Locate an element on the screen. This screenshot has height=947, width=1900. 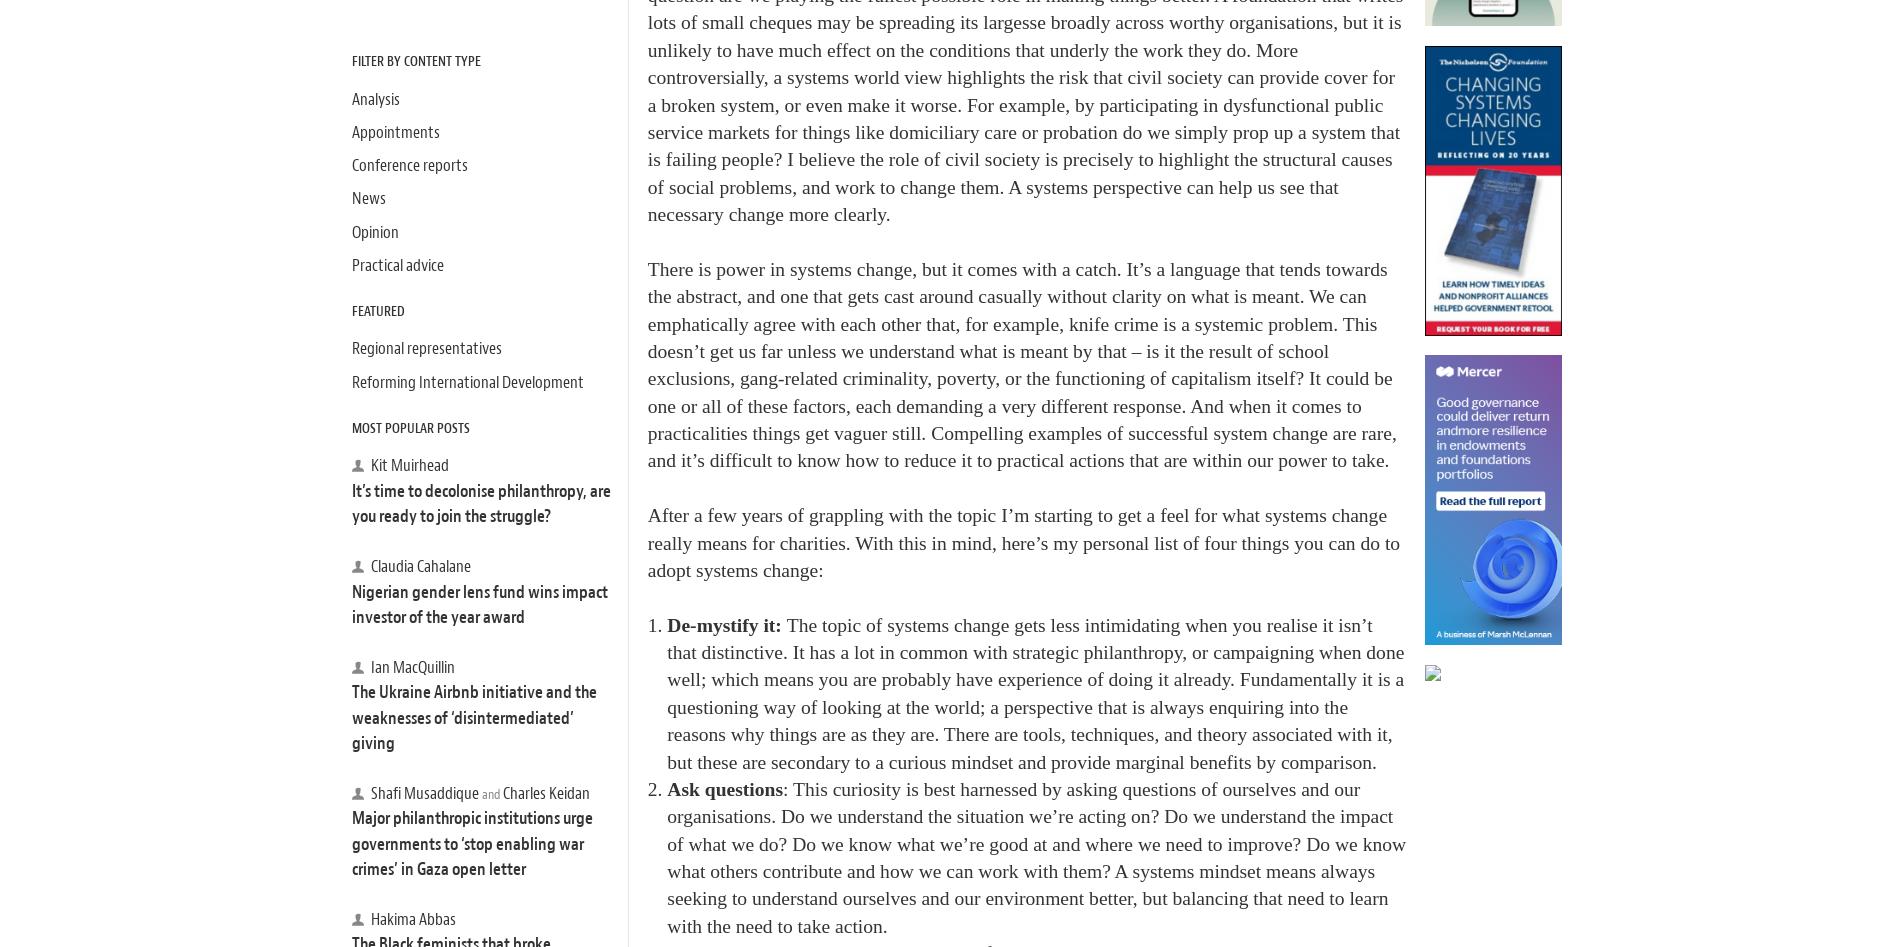
'News' is located at coordinates (351, 198).